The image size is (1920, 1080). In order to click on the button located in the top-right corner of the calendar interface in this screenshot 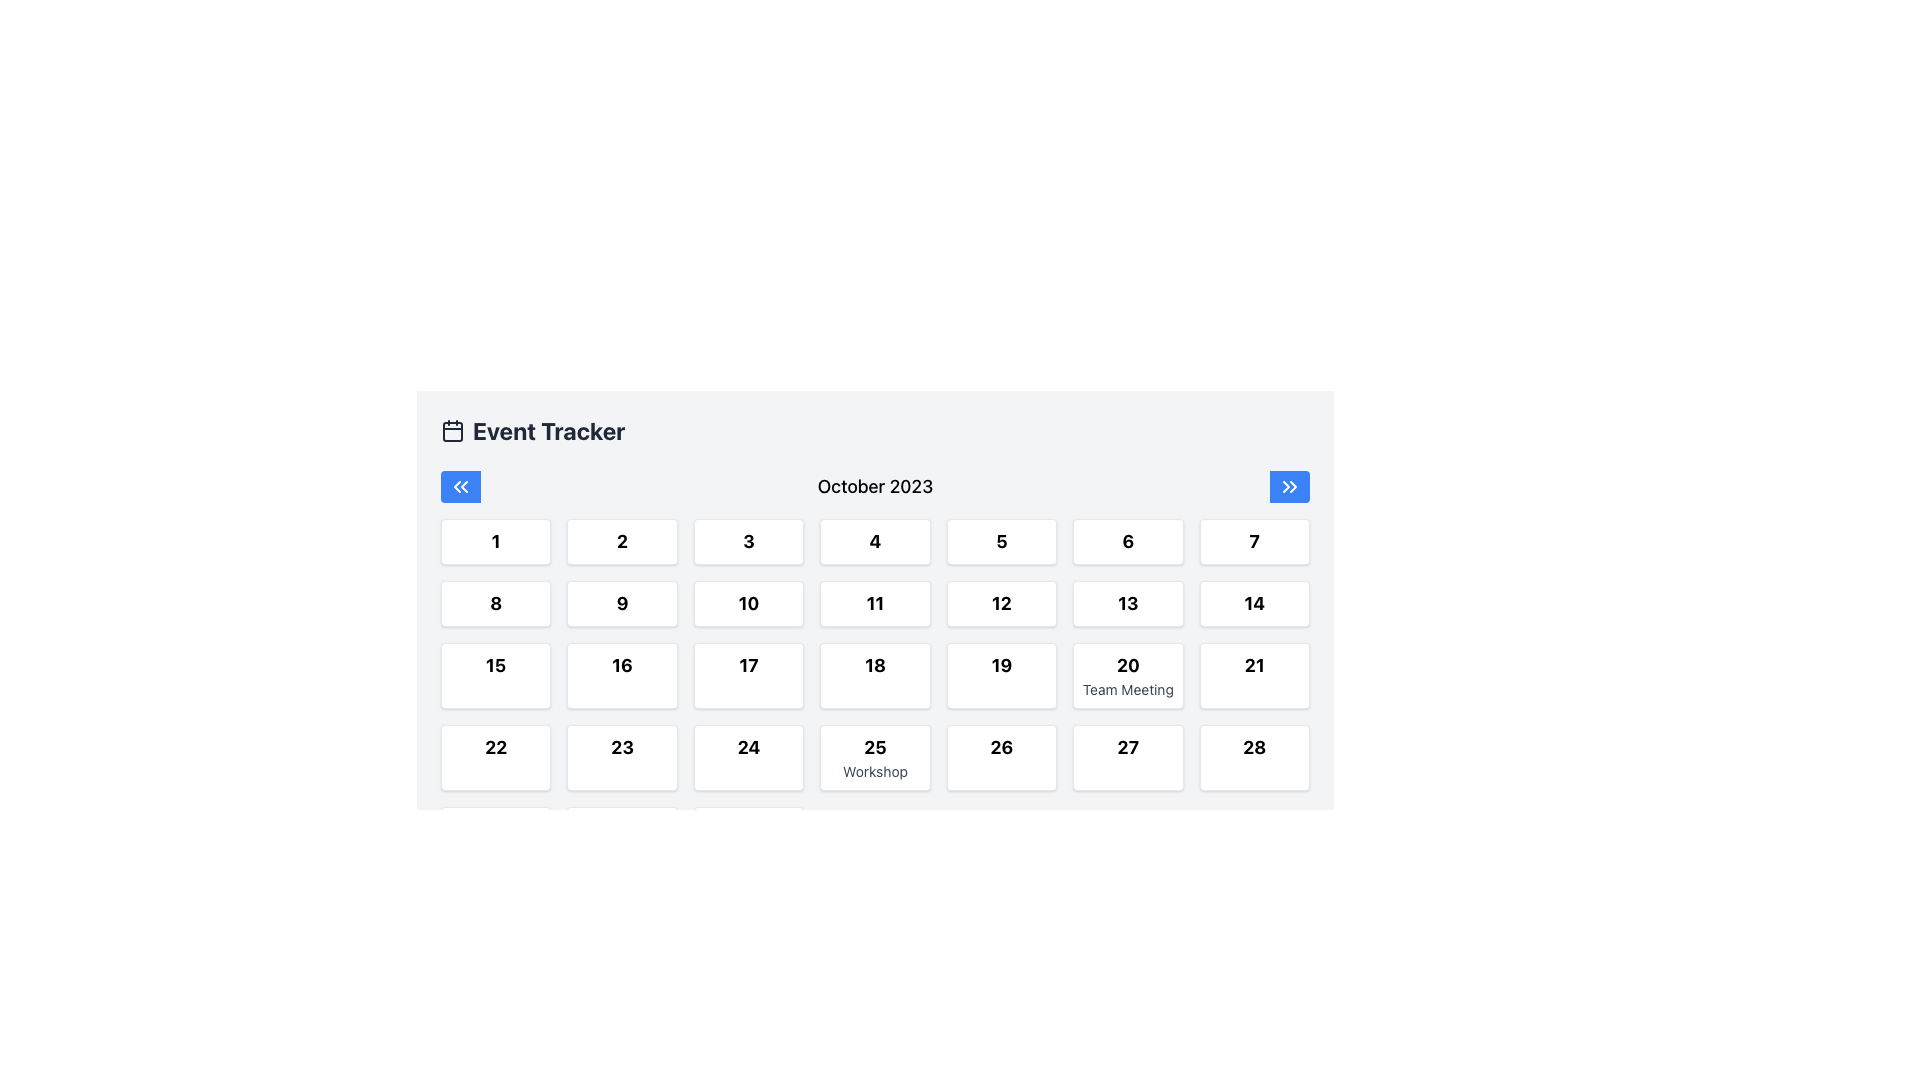, I will do `click(1290, 486)`.